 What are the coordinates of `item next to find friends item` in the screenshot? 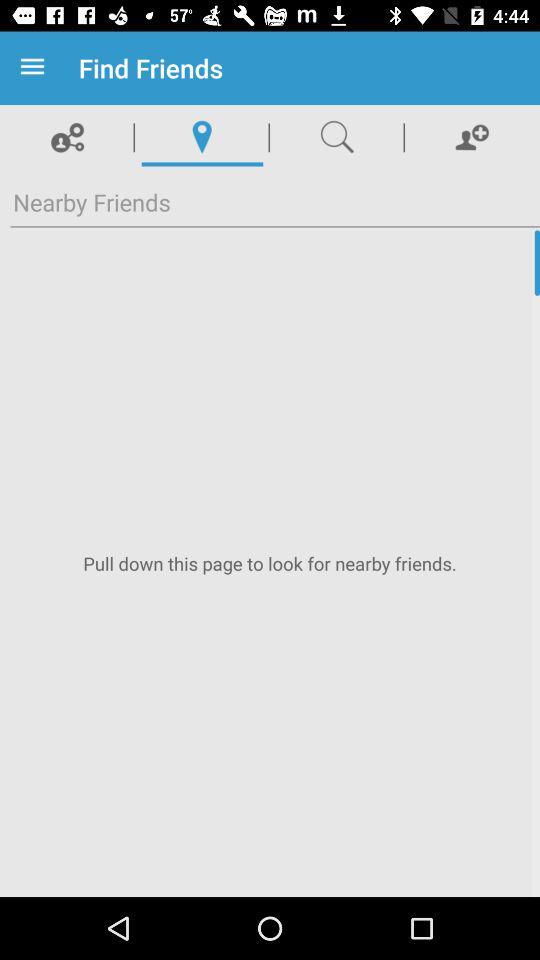 It's located at (36, 68).